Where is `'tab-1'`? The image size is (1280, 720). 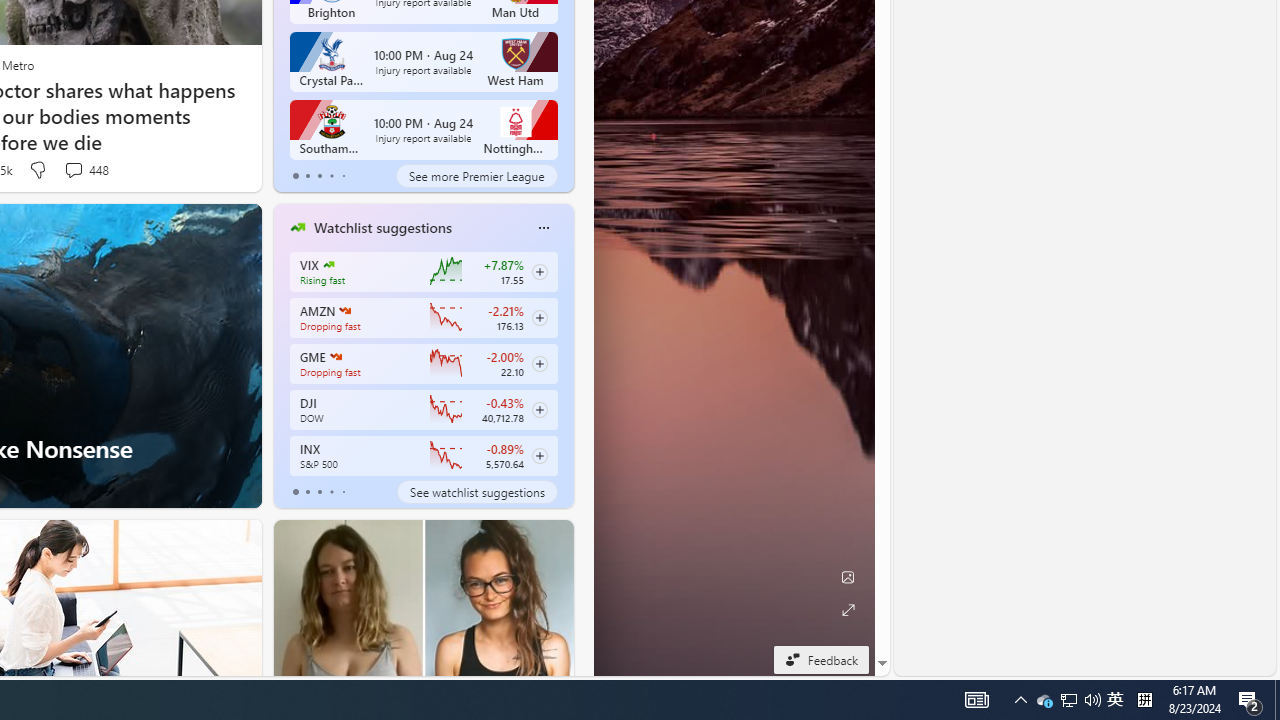
'tab-1' is located at coordinates (306, 492).